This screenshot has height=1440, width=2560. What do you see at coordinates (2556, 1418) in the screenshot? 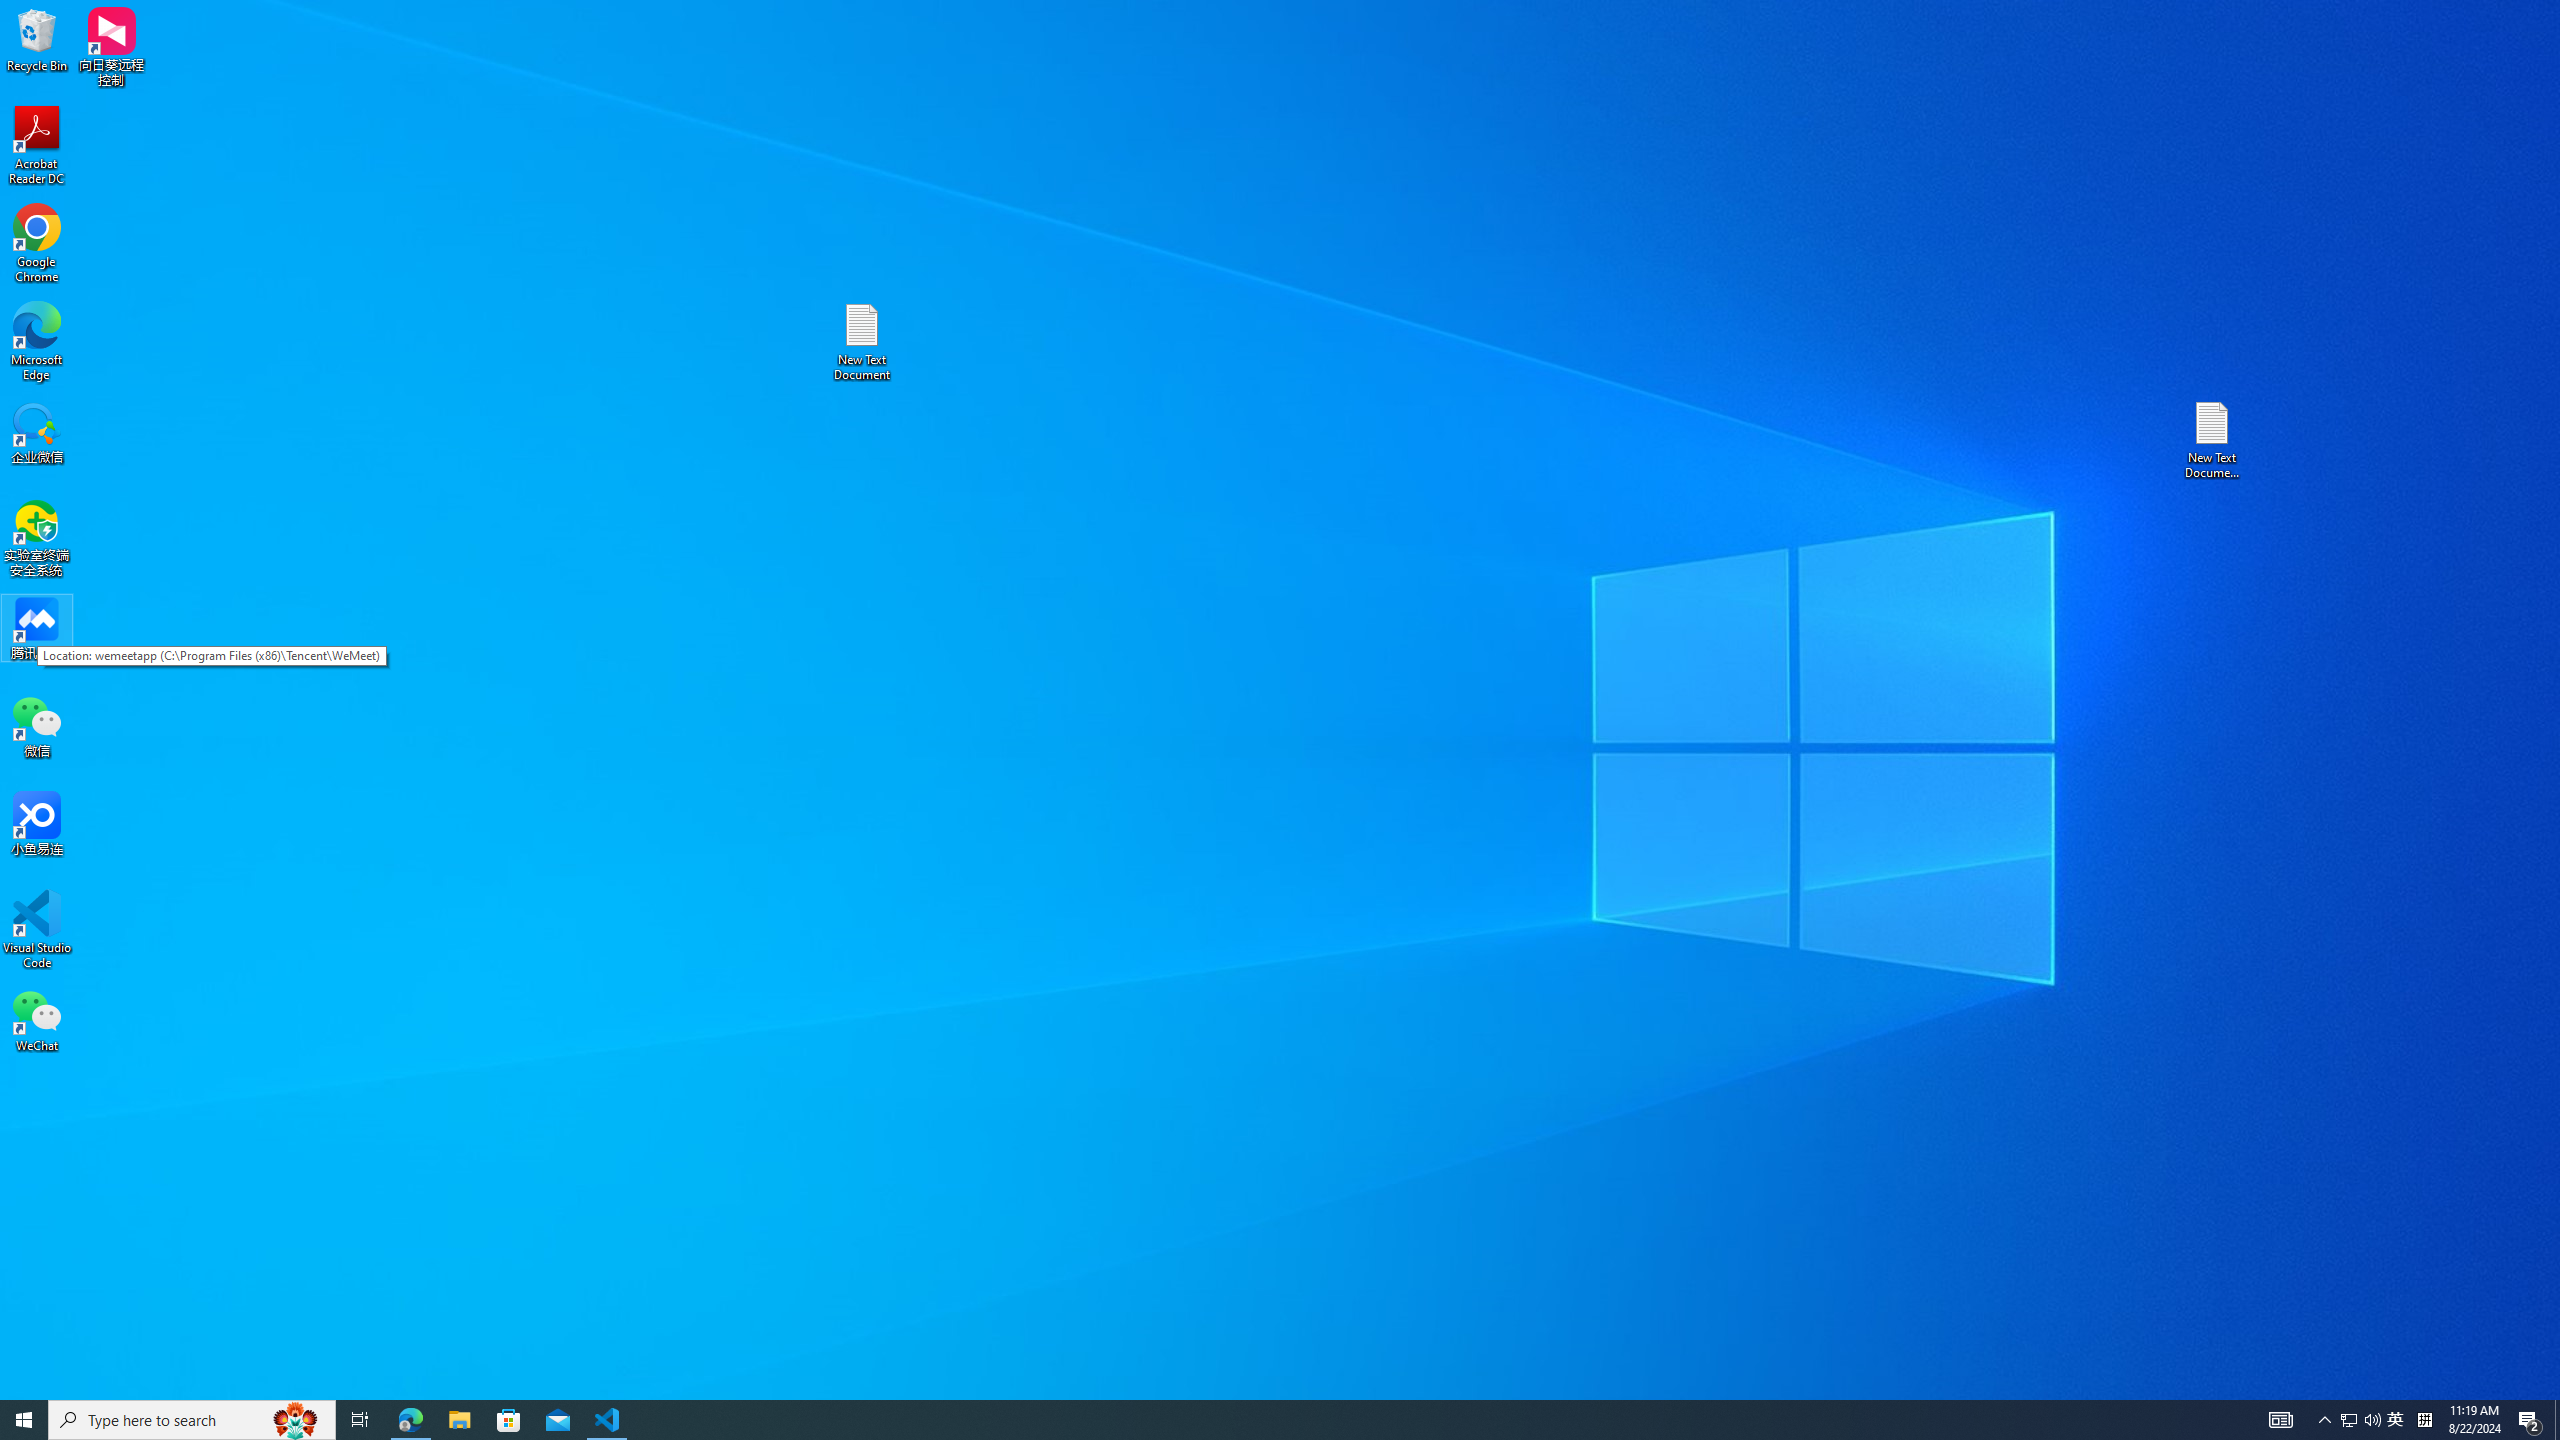
I see `'Show desktop'` at bounding box center [2556, 1418].